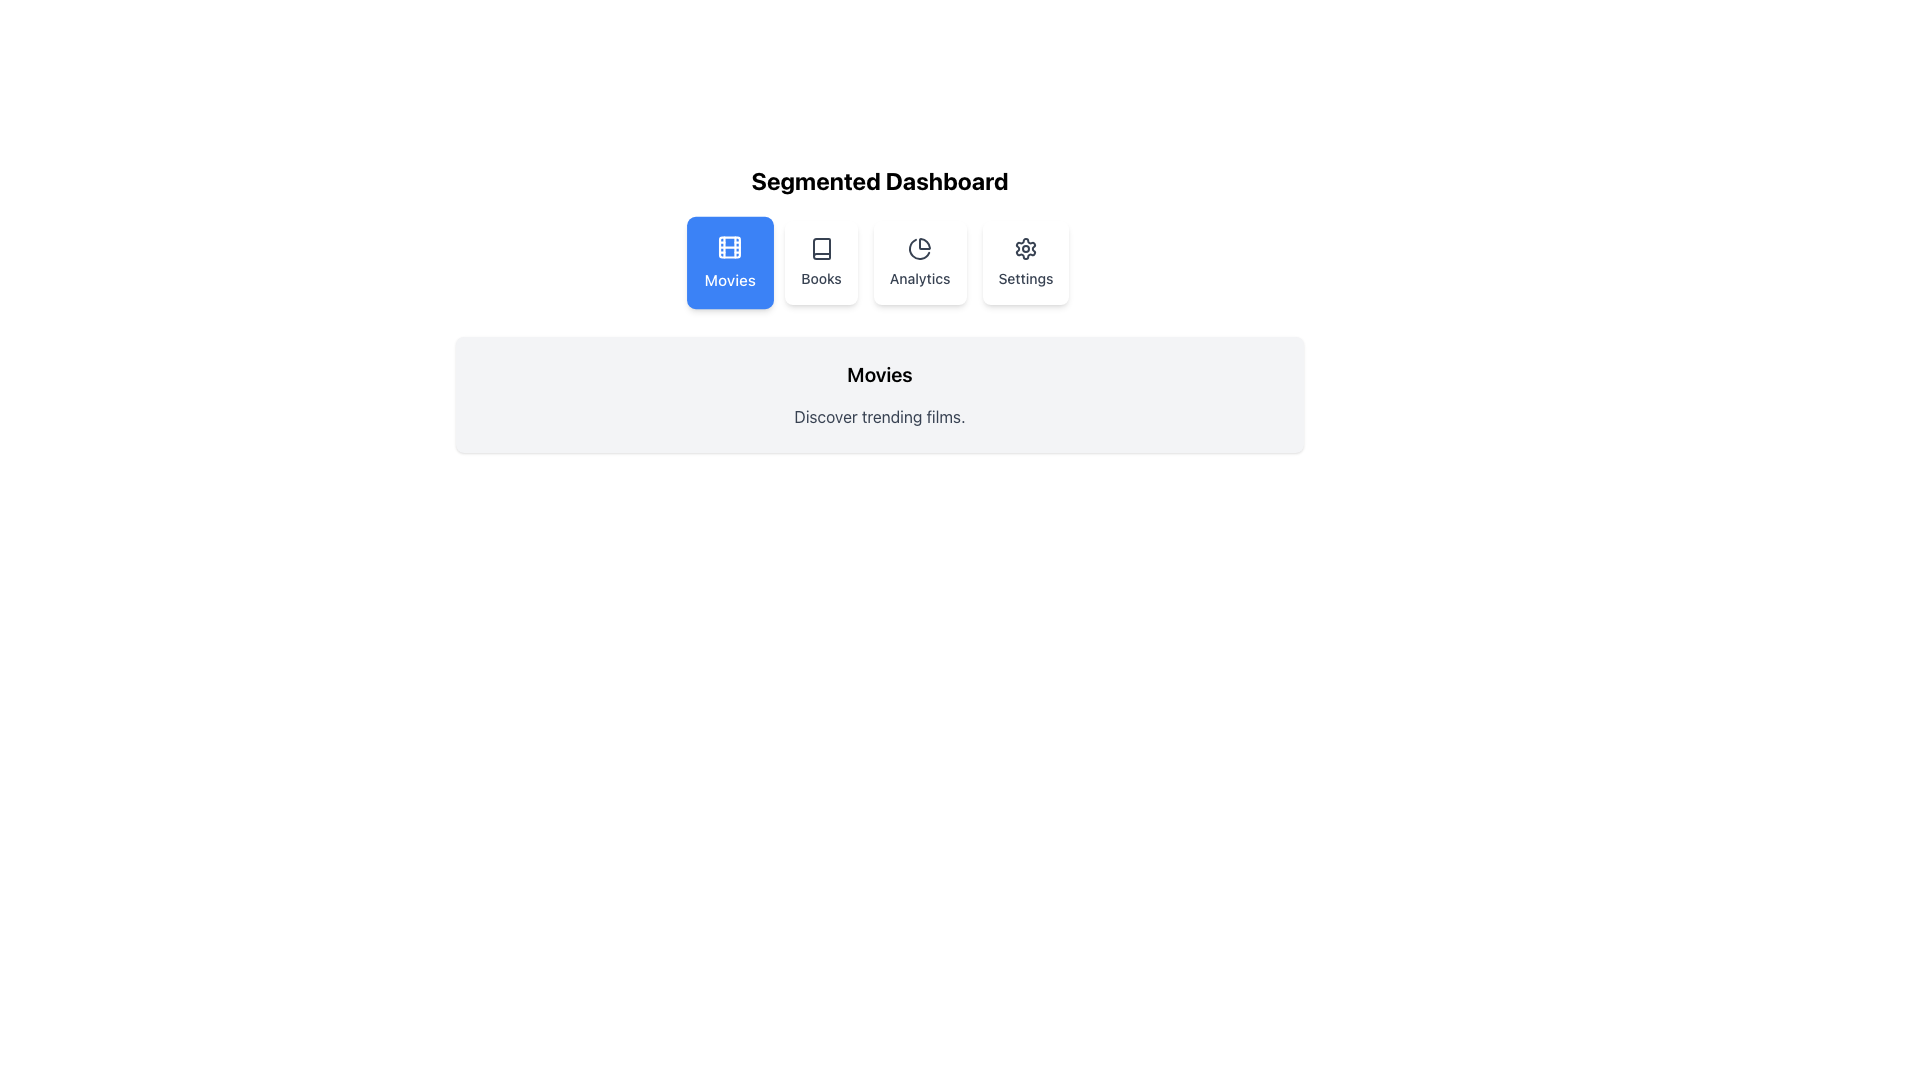 The image size is (1920, 1080). I want to click on the 'Analytics' button card element in the horizontal navigation group on the Segmented Dashboard, so click(919, 261).